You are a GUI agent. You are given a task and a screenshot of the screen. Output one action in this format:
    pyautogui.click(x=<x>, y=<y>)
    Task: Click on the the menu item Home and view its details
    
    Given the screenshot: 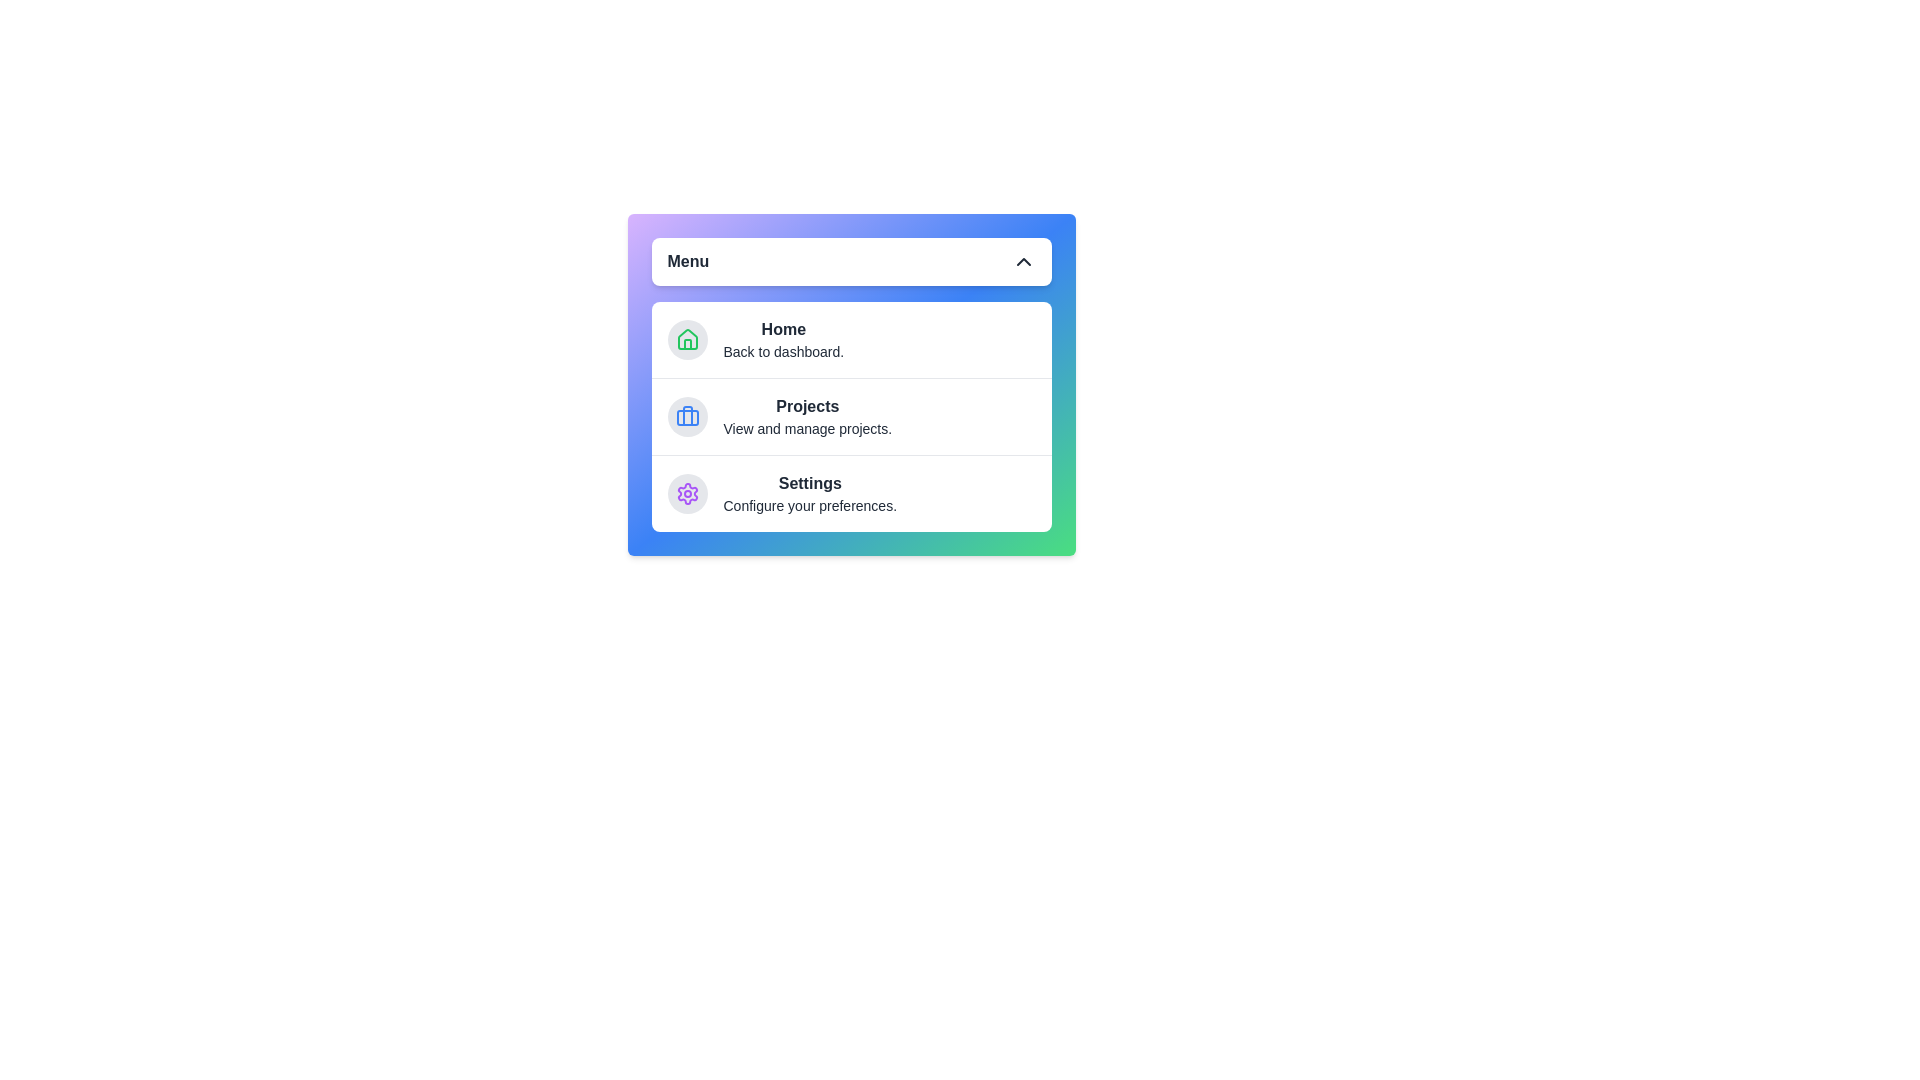 What is the action you would take?
    pyautogui.click(x=851, y=338)
    